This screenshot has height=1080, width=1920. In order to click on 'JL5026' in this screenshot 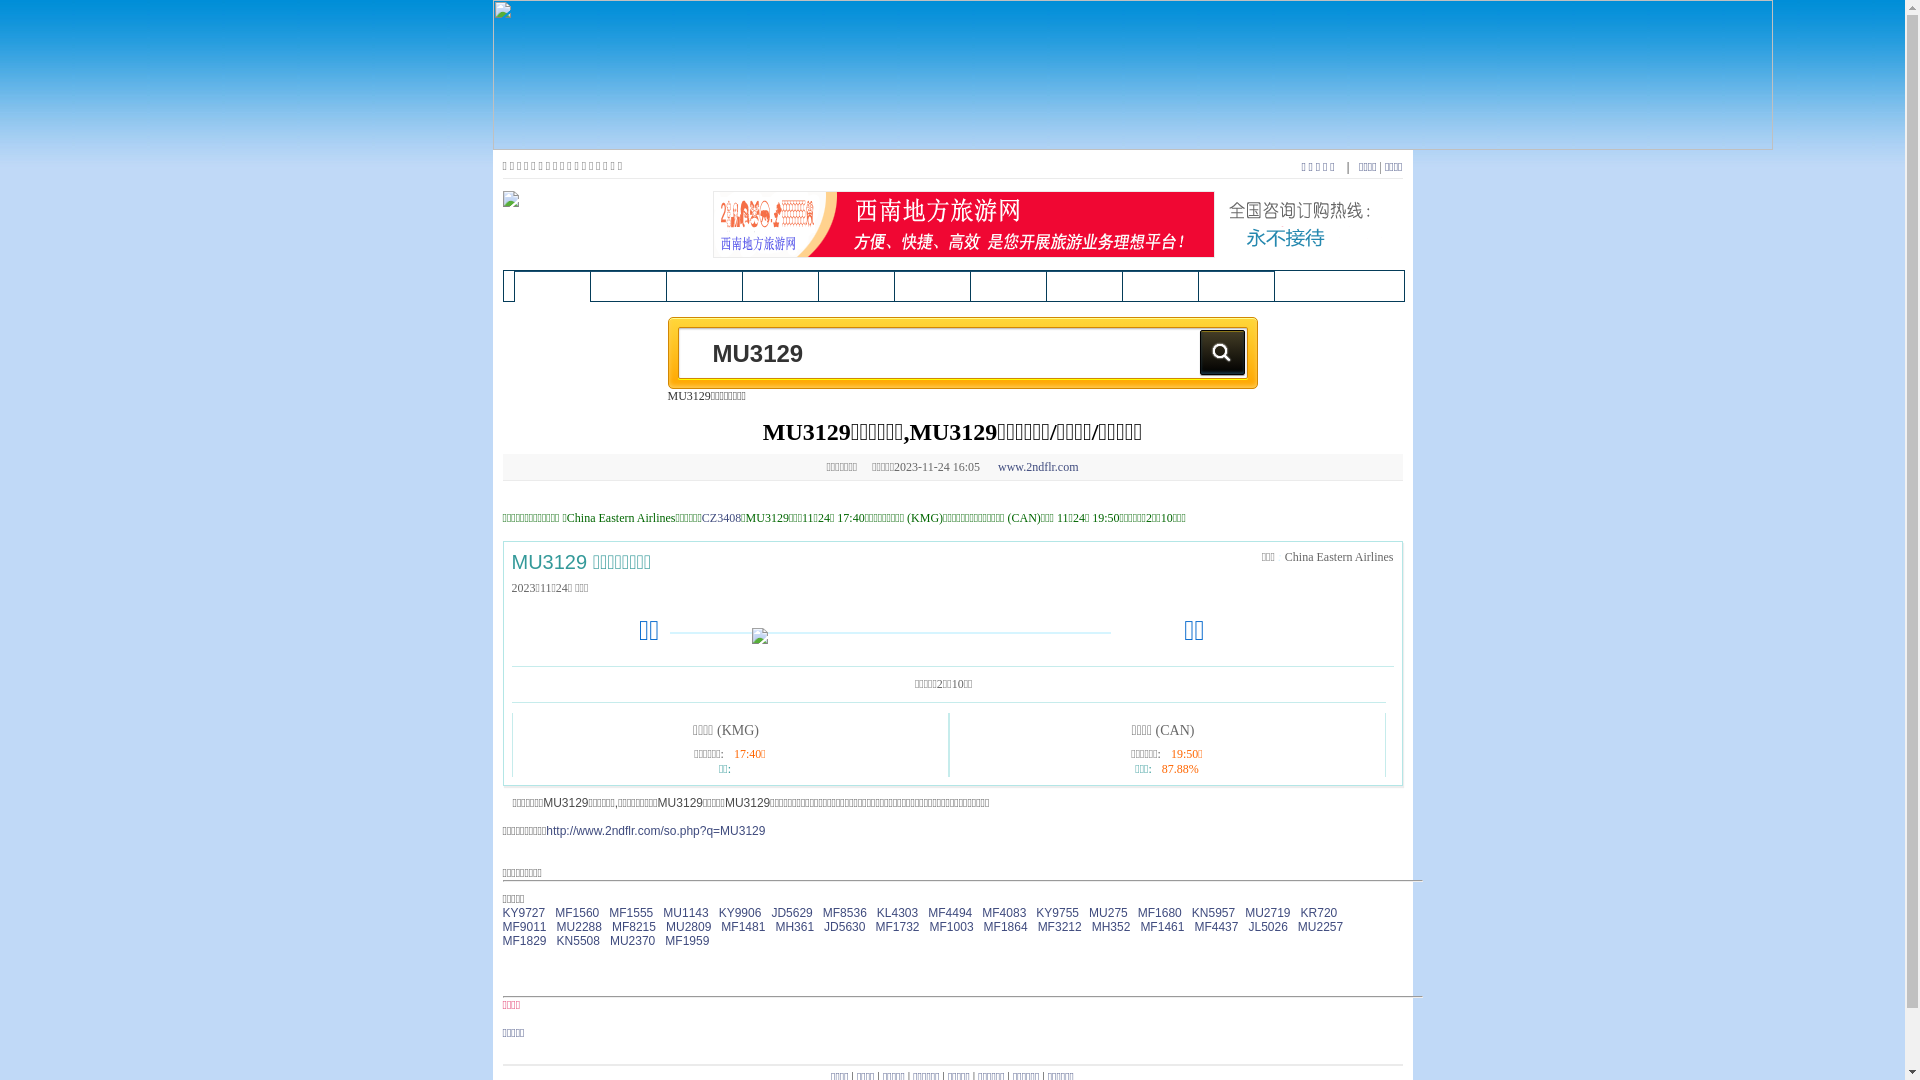, I will do `click(1266, 926)`.